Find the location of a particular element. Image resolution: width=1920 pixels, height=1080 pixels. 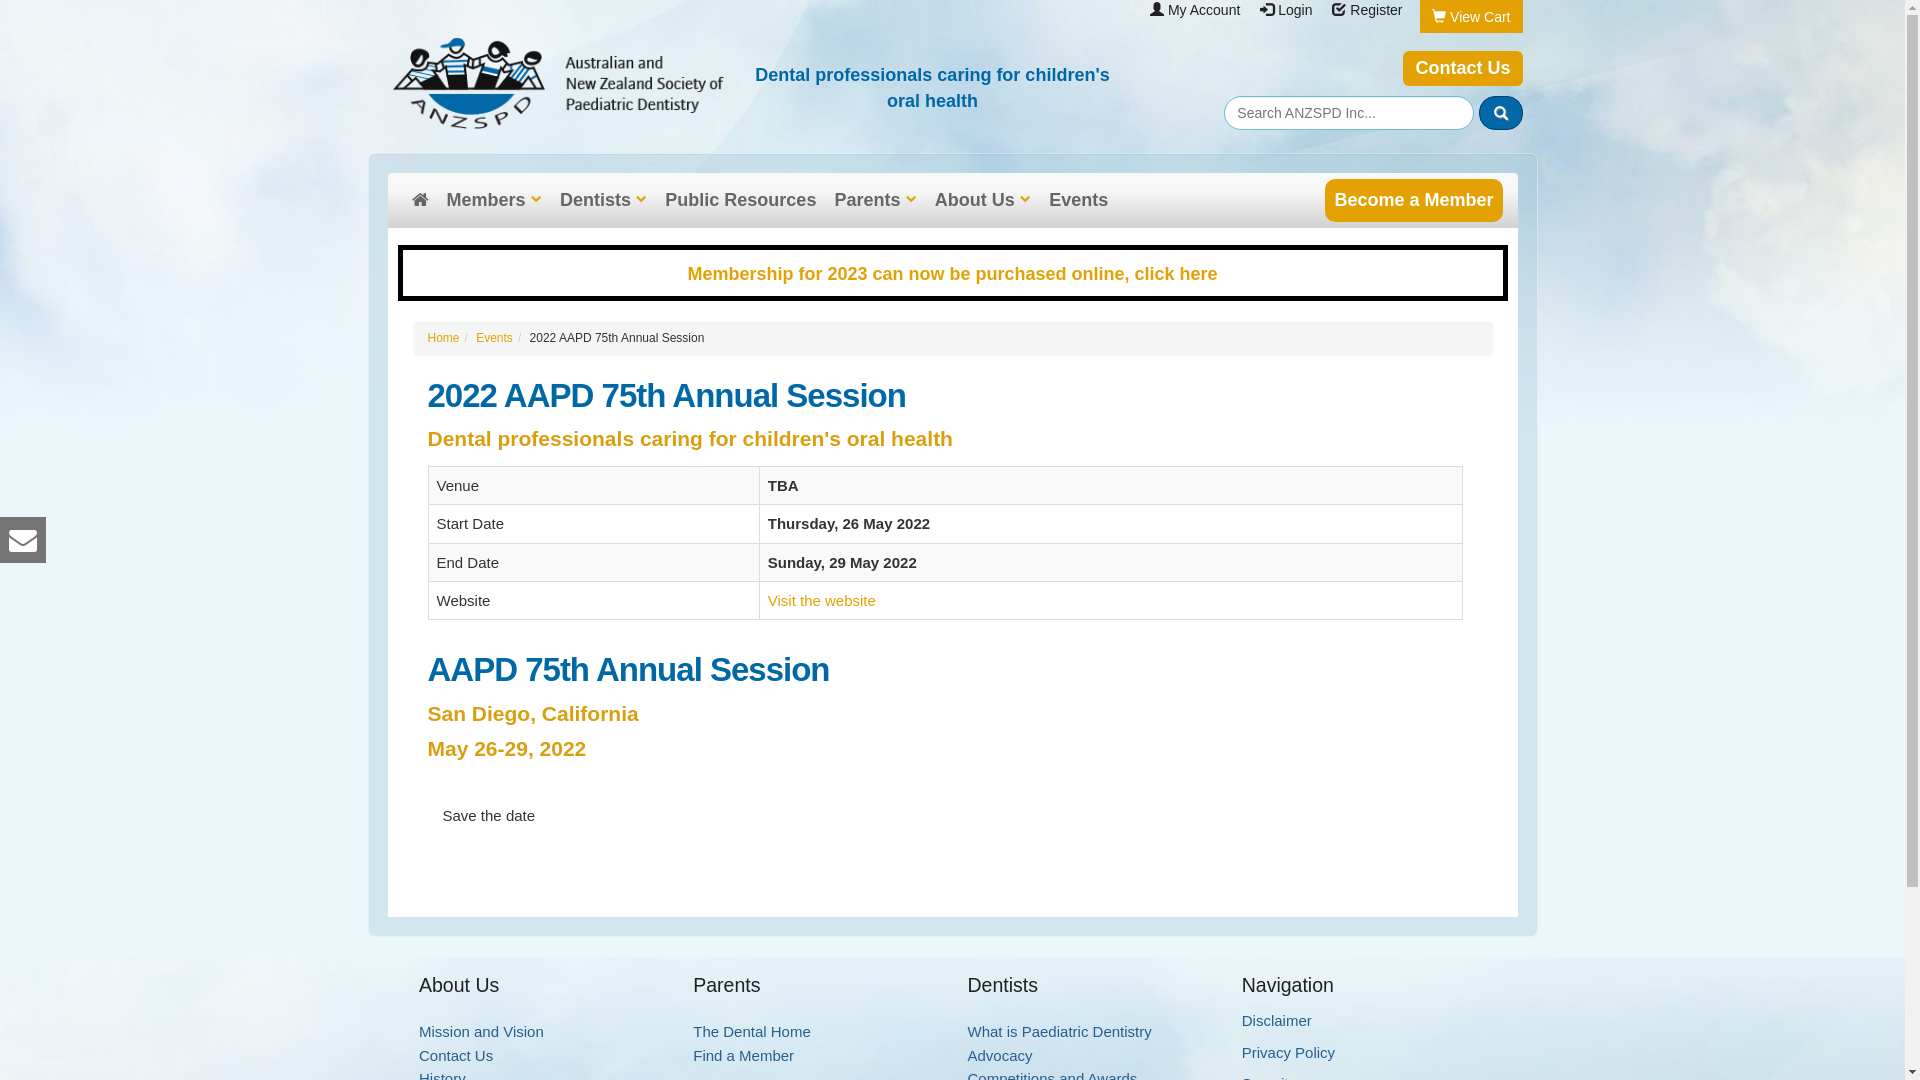

'Events' is located at coordinates (1077, 200).